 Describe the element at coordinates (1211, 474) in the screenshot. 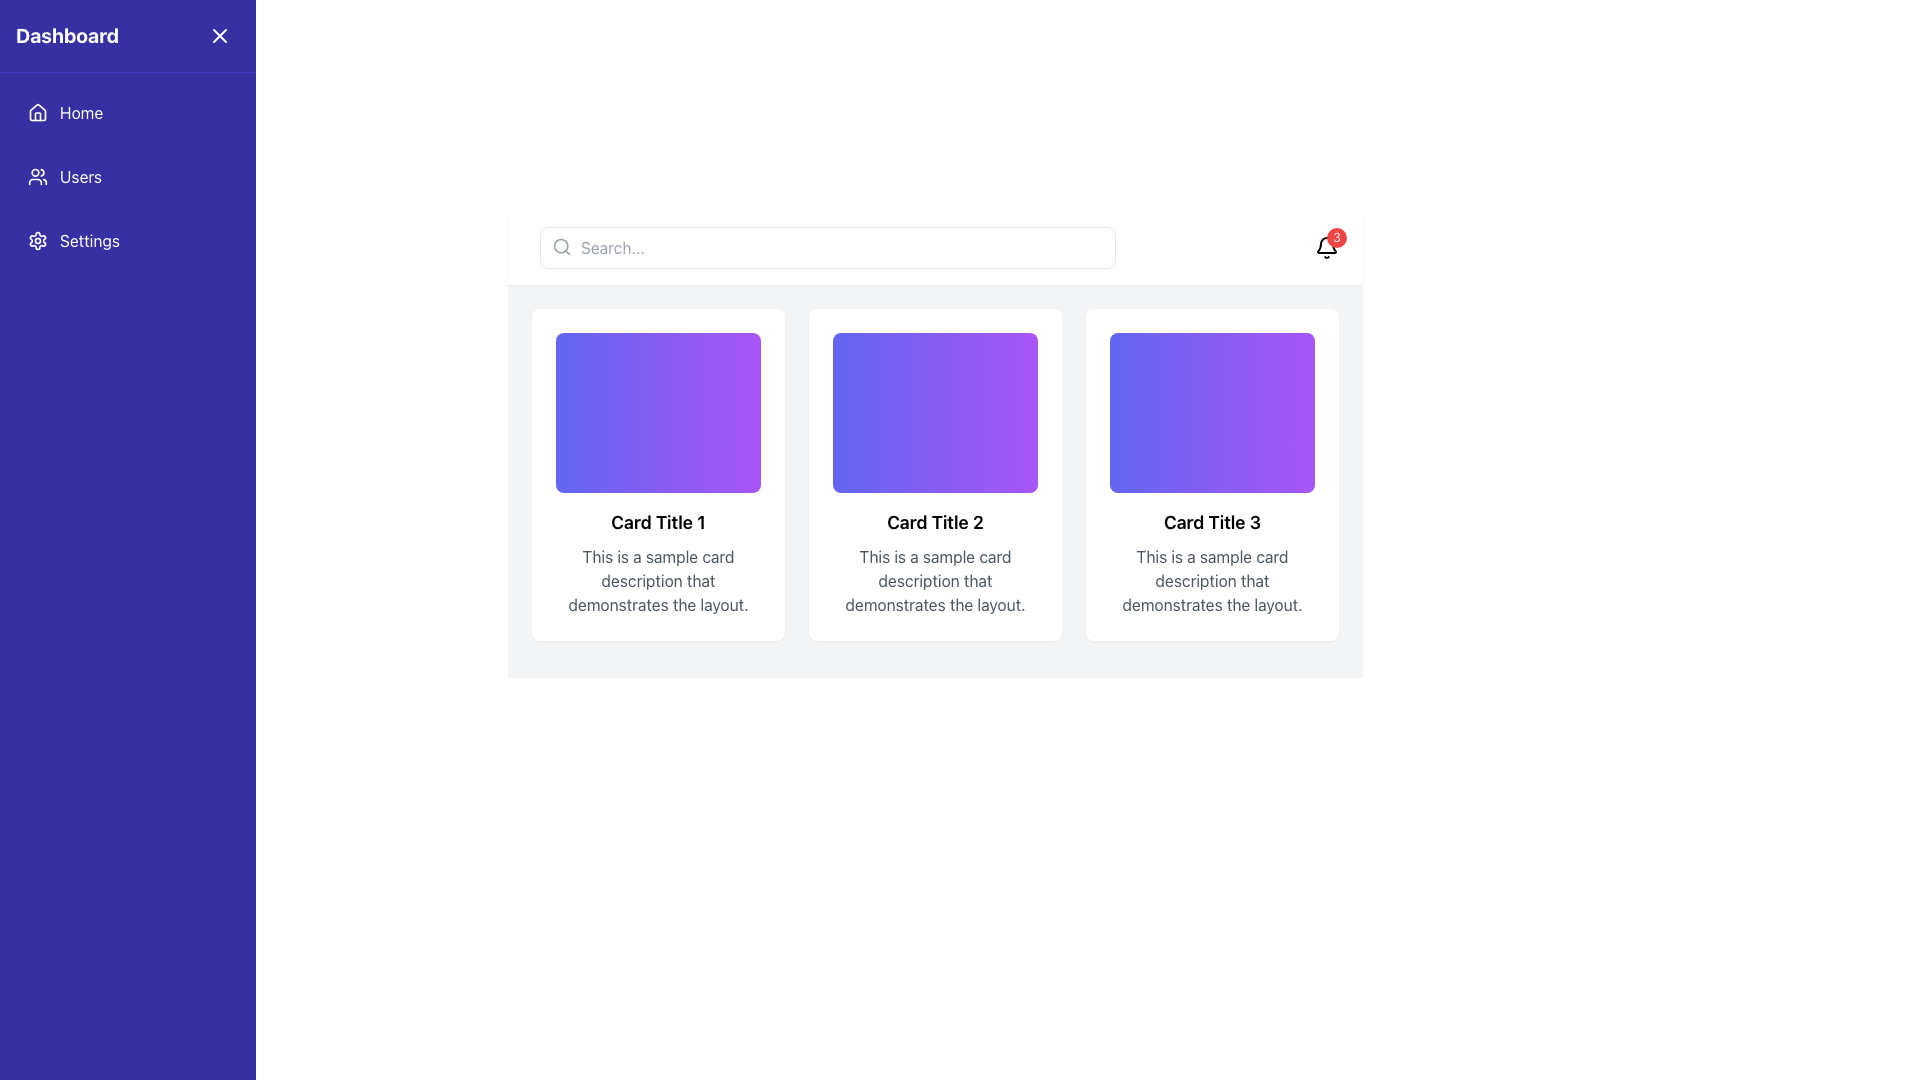

I see `the gradient rectangle in the third card of the three-column grid layout, which is positioned to the far-right, adjacent to 'Card Title 2'` at that location.